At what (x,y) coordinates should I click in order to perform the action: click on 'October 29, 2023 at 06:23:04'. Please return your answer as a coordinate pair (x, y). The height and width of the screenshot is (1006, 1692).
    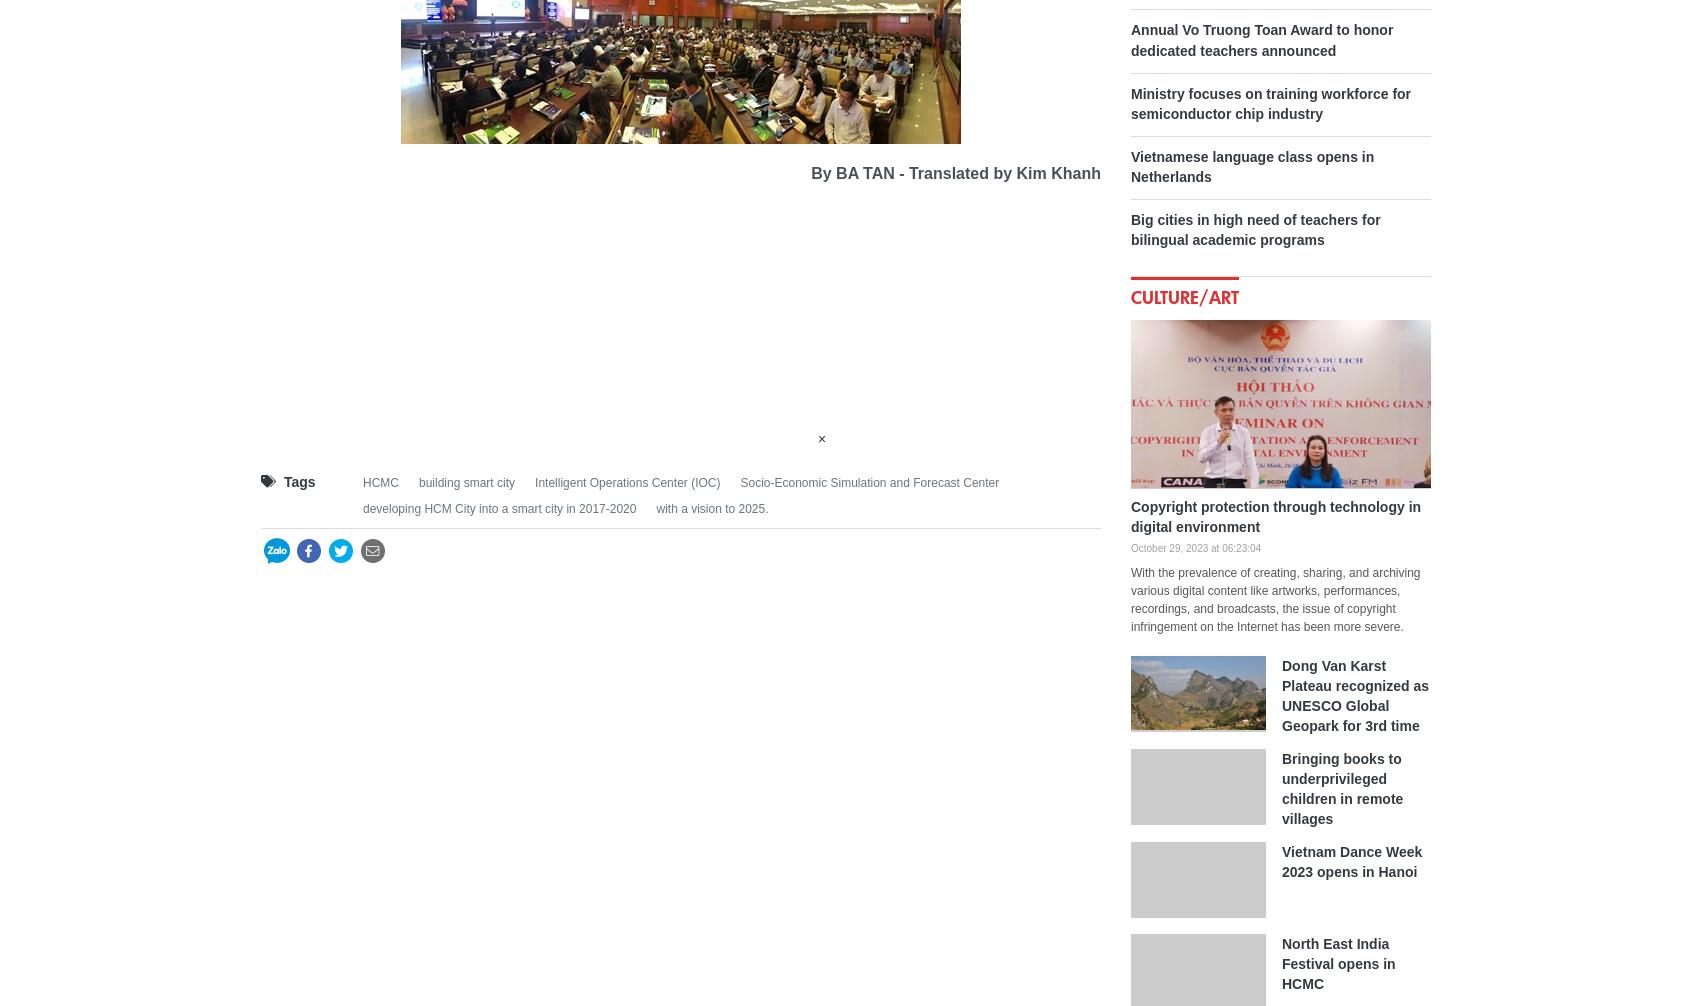
    Looking at the image, I should click on (1195, 547).